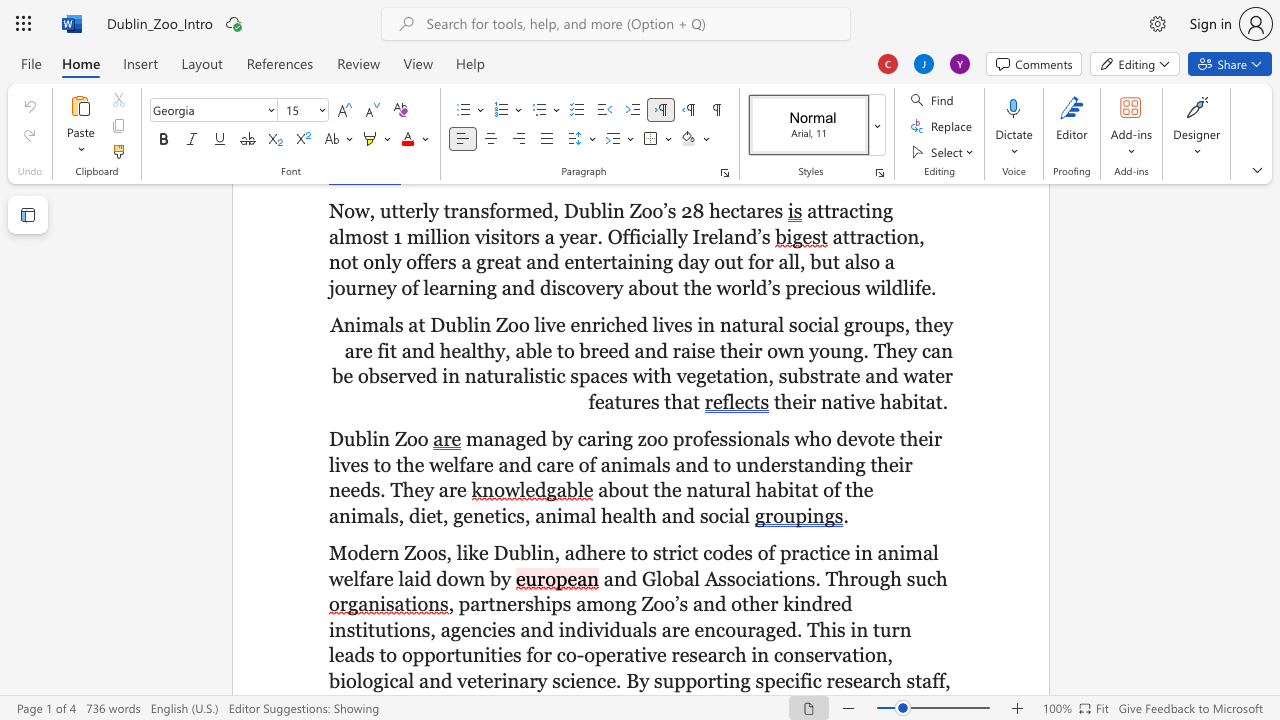 The height and width of the screenshot is (720, 1280). What do you see at coordinates (607, 438) in the screenshot?
I see `the 1th character "i" in the text` at bounding box center [607, 438].